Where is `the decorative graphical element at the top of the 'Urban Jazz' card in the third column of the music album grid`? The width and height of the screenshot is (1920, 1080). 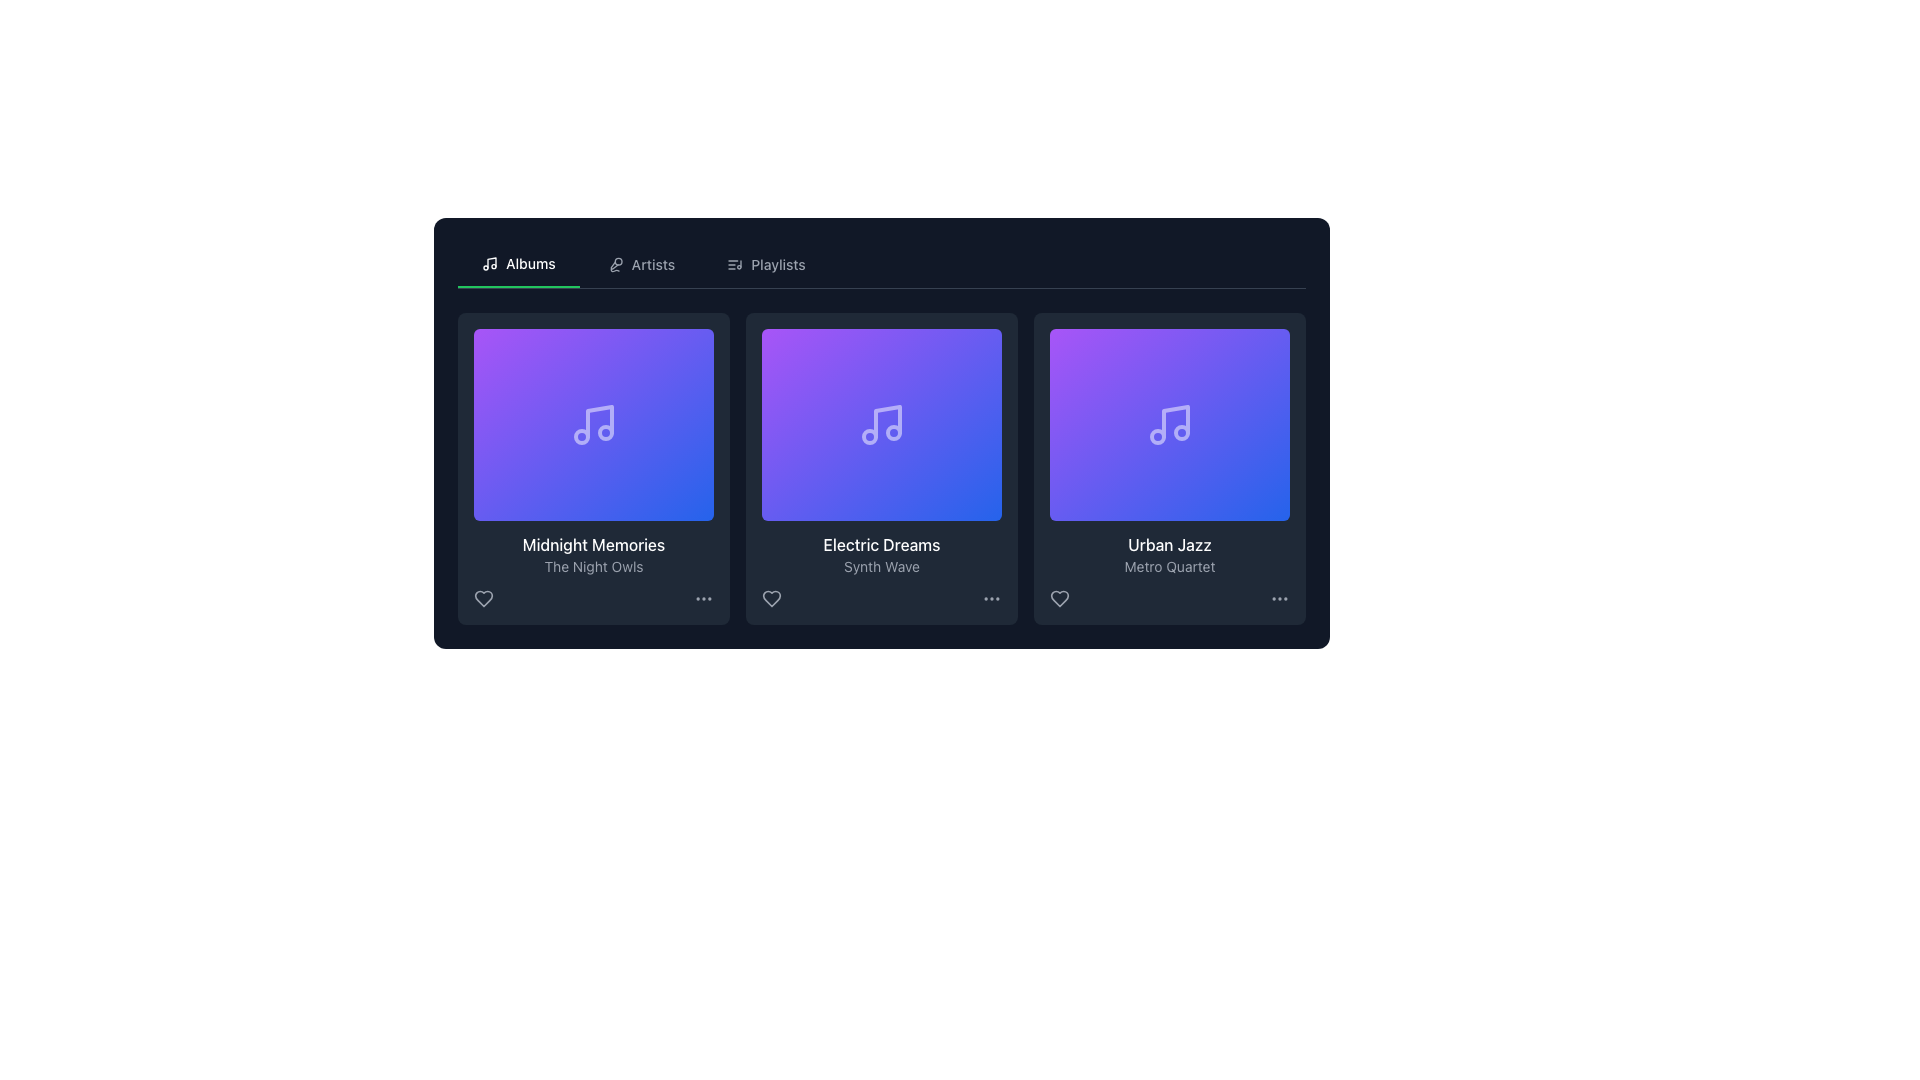 the decorative graphical element at the top of the 'Urban Jazz' card in the third column of the music album grid is located at coordinates (1170, 423).